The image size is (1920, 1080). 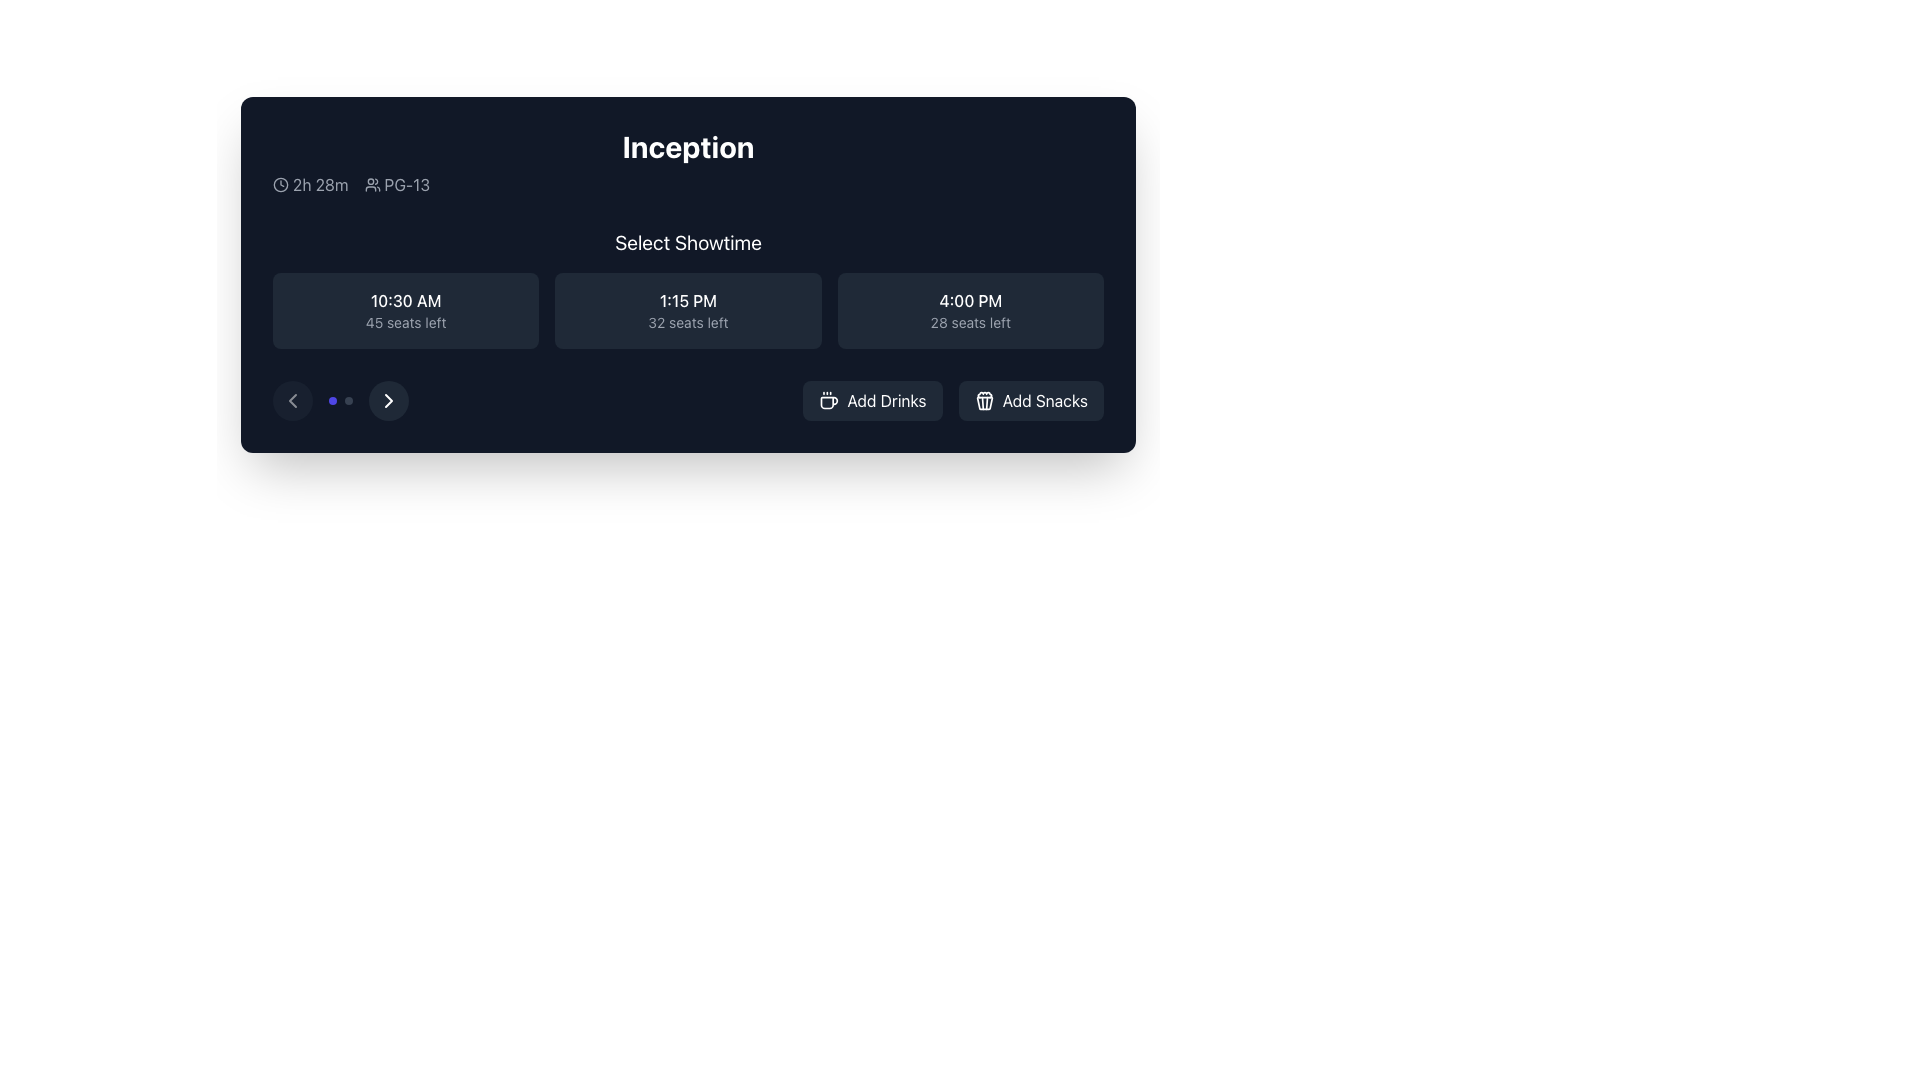 What do you see at coordinates (291, 401) in the screenshot?
I see `the small circular button with a dark gray background and a white chevron pointing left, located near the bottom-left side of the interface` at bounding box center [291, 401].